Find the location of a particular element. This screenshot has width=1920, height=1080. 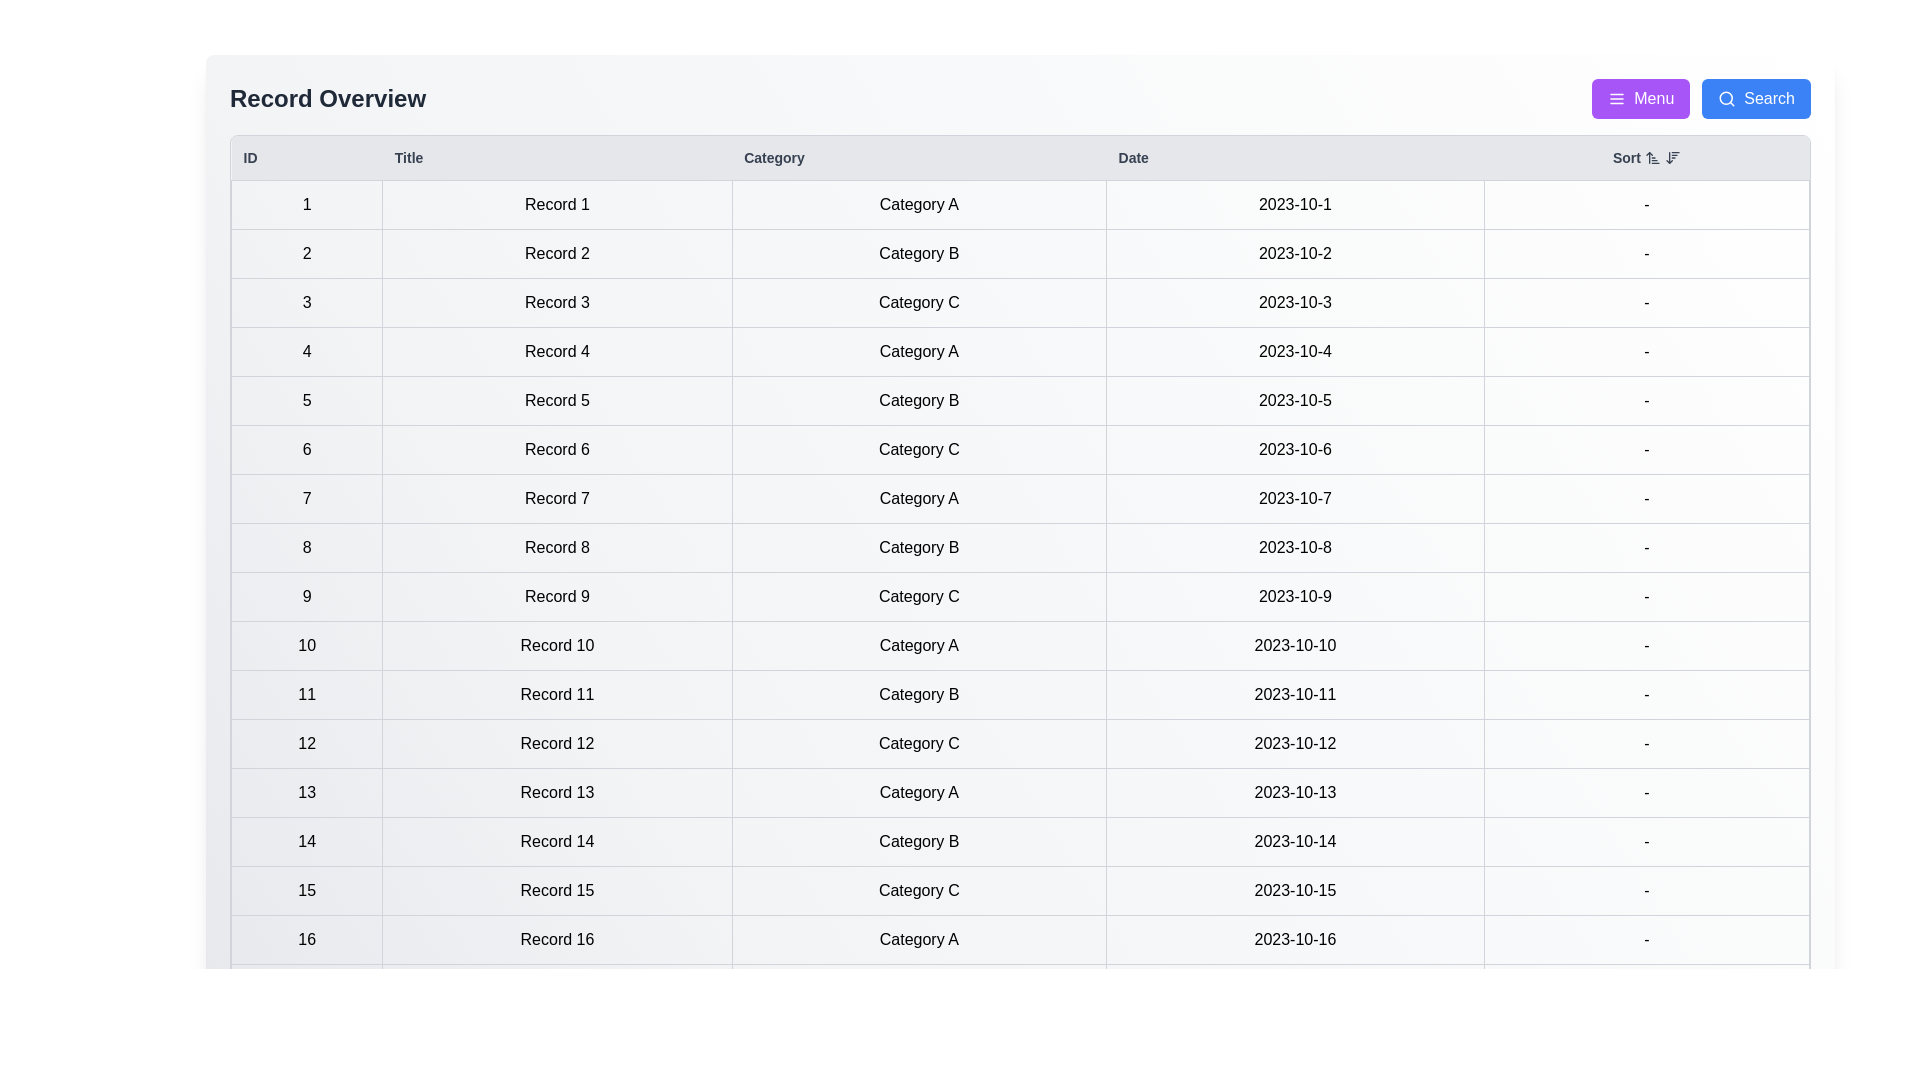

the text in the cell containing 'Record 1' is located at coordinates (382, 180).